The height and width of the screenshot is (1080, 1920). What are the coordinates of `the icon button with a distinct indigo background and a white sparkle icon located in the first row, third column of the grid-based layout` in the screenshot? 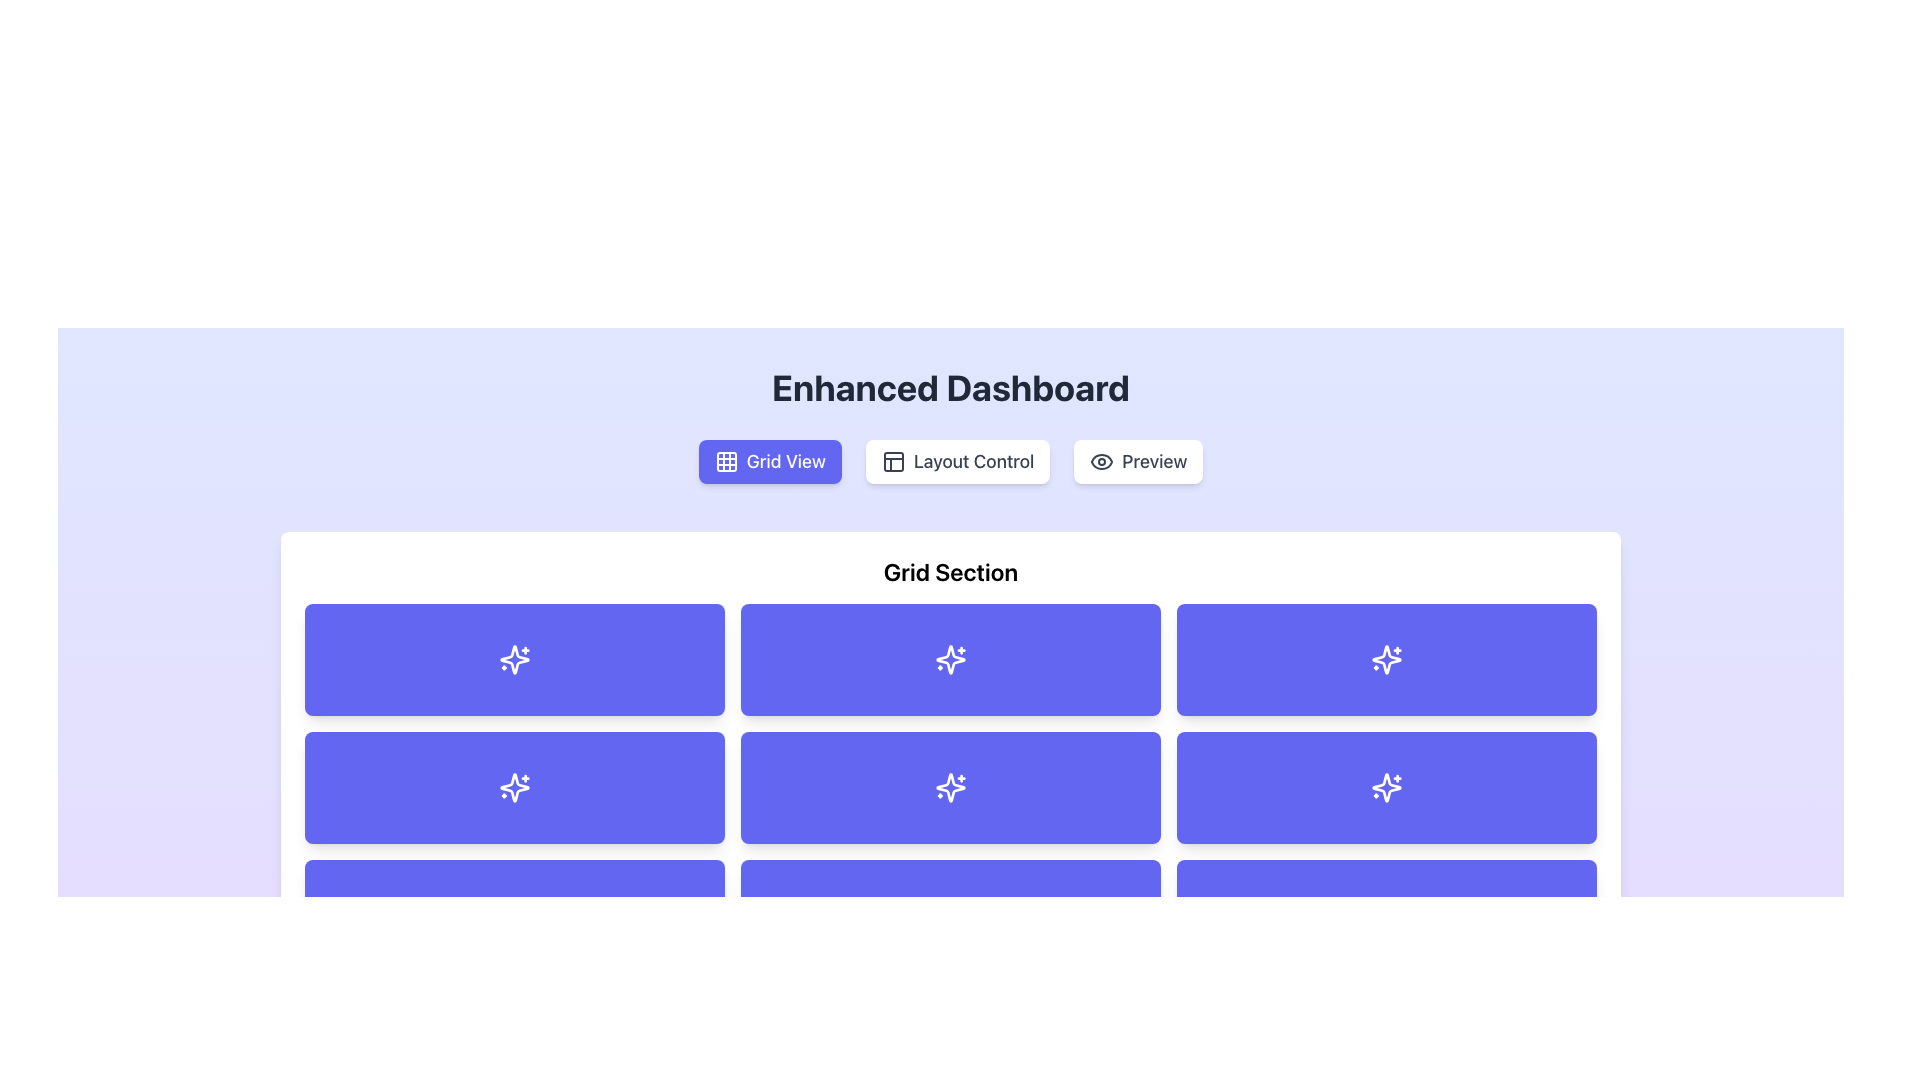 It's located at (1385, 659).